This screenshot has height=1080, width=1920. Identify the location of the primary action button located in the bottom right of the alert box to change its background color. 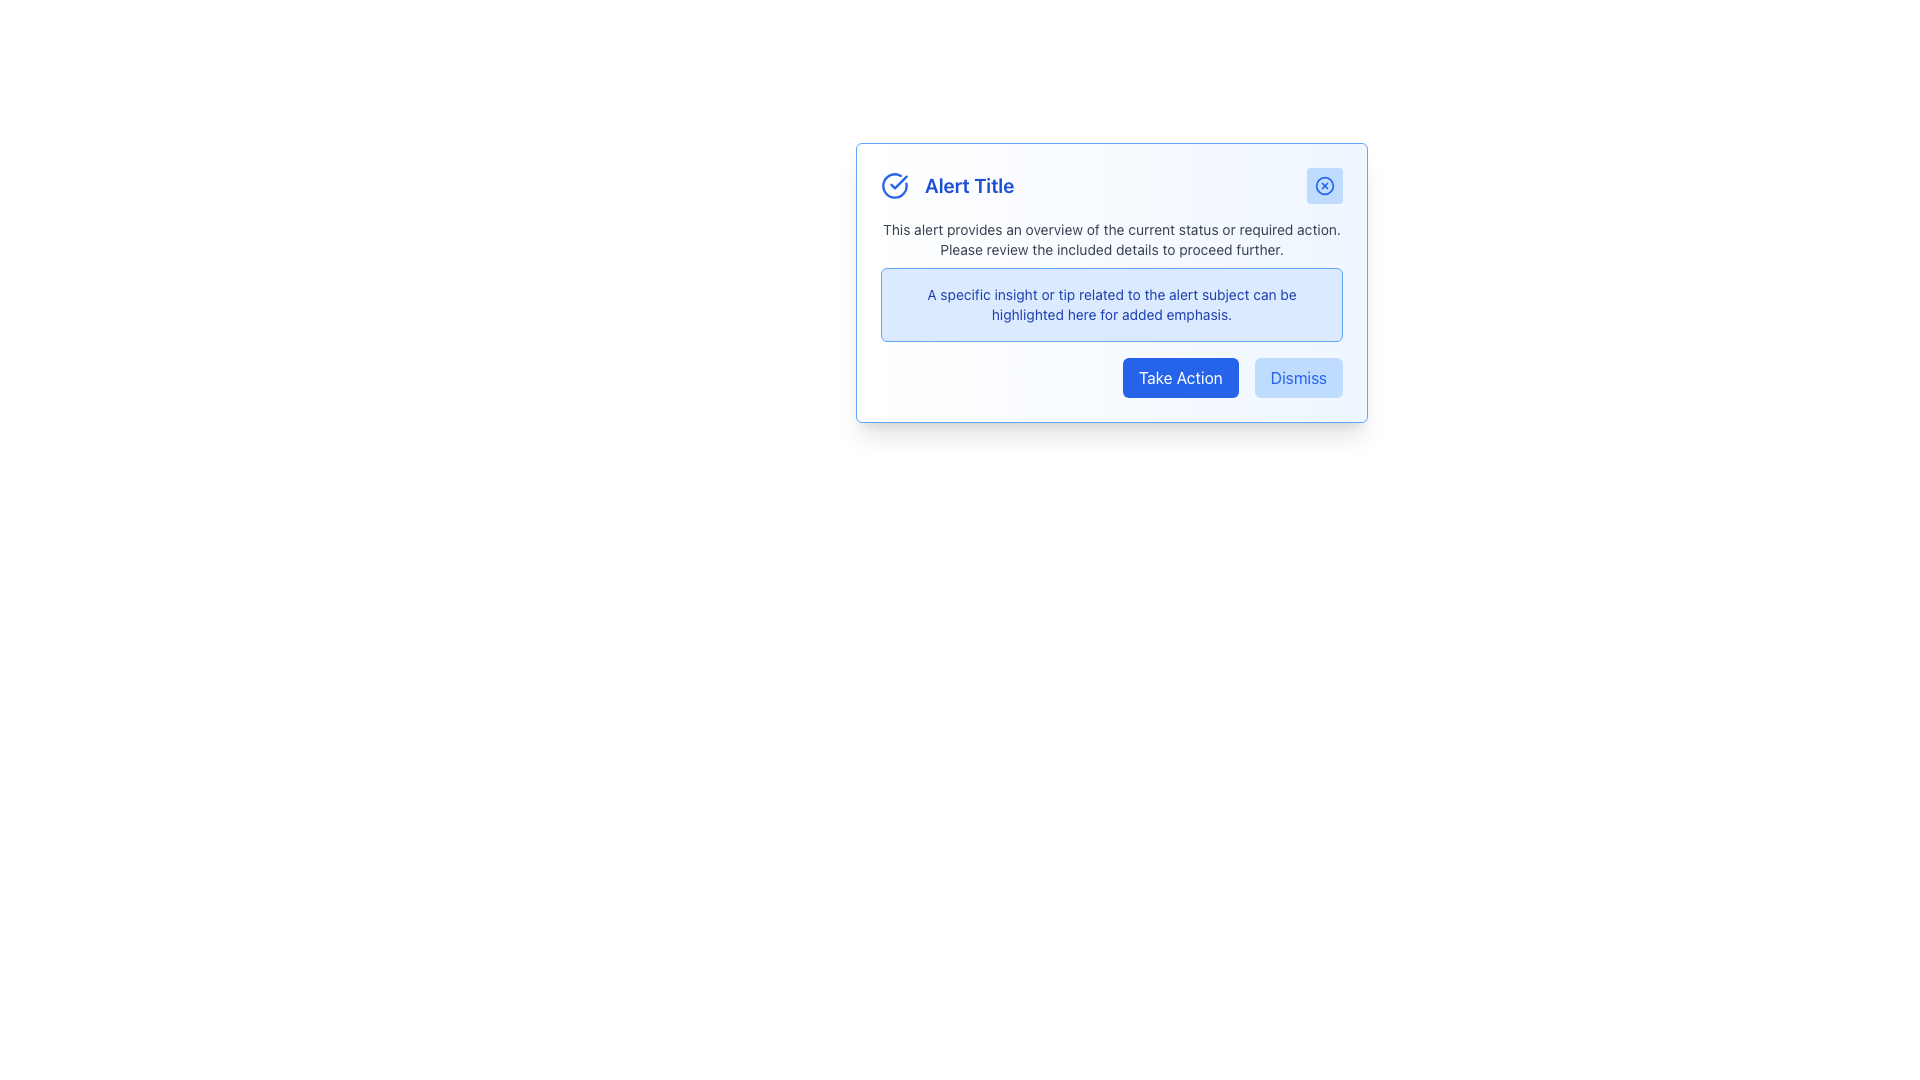
(1180, 378).